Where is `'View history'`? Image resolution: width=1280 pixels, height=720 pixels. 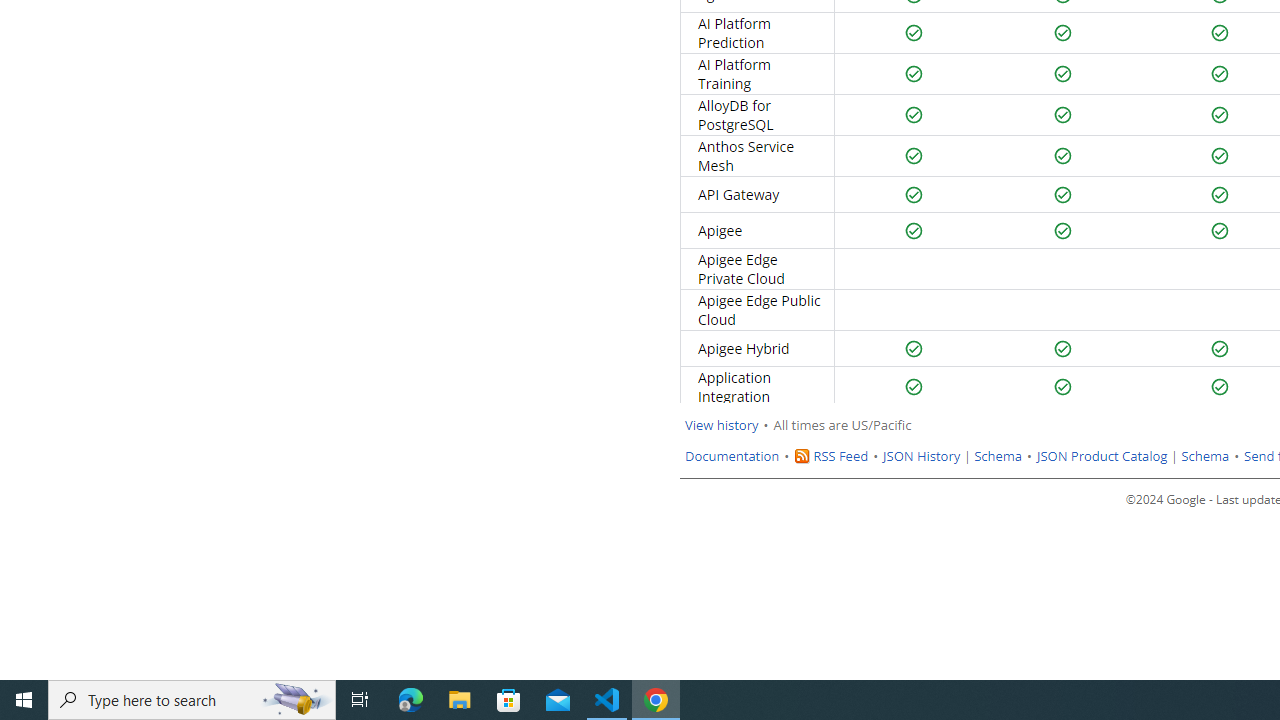
'View history' is located at coordinates (720, 424).